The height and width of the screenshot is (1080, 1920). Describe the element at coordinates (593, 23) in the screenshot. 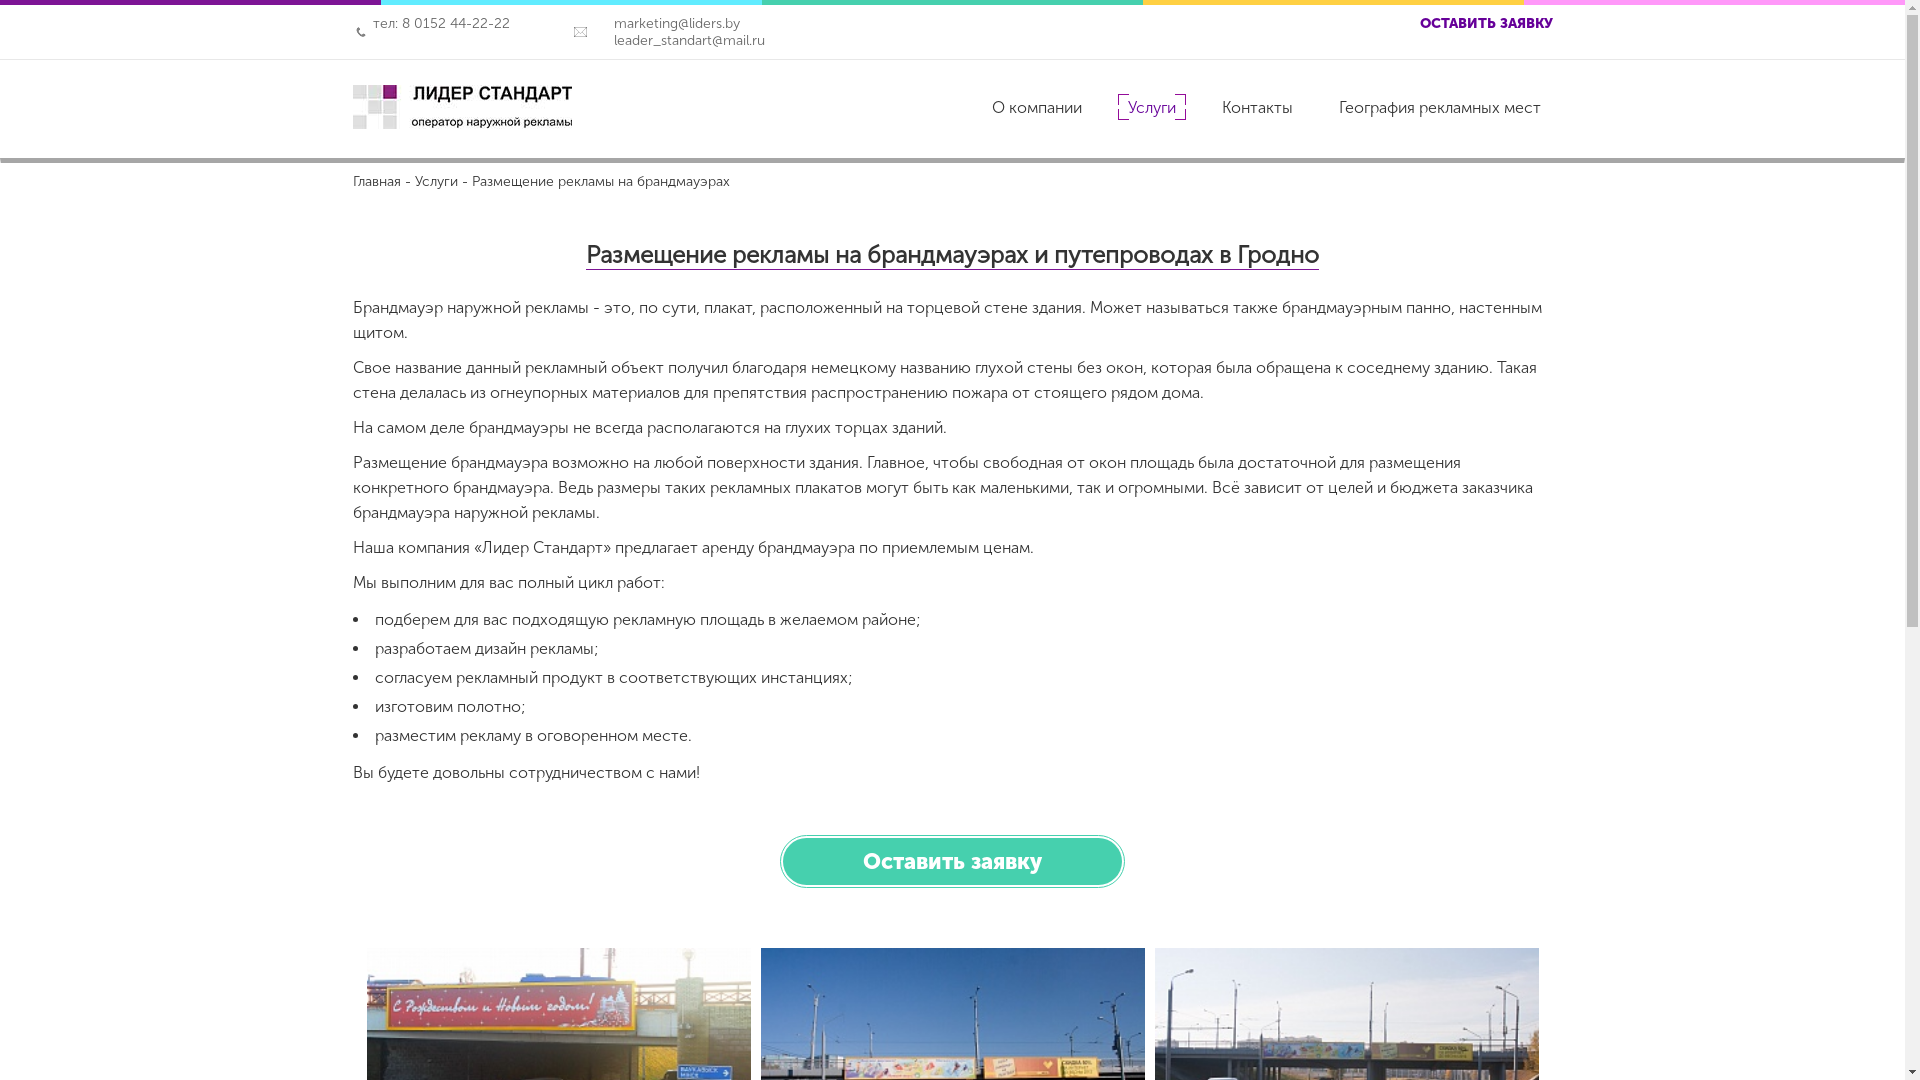

I see `'marketing@liders.by'` at that location.